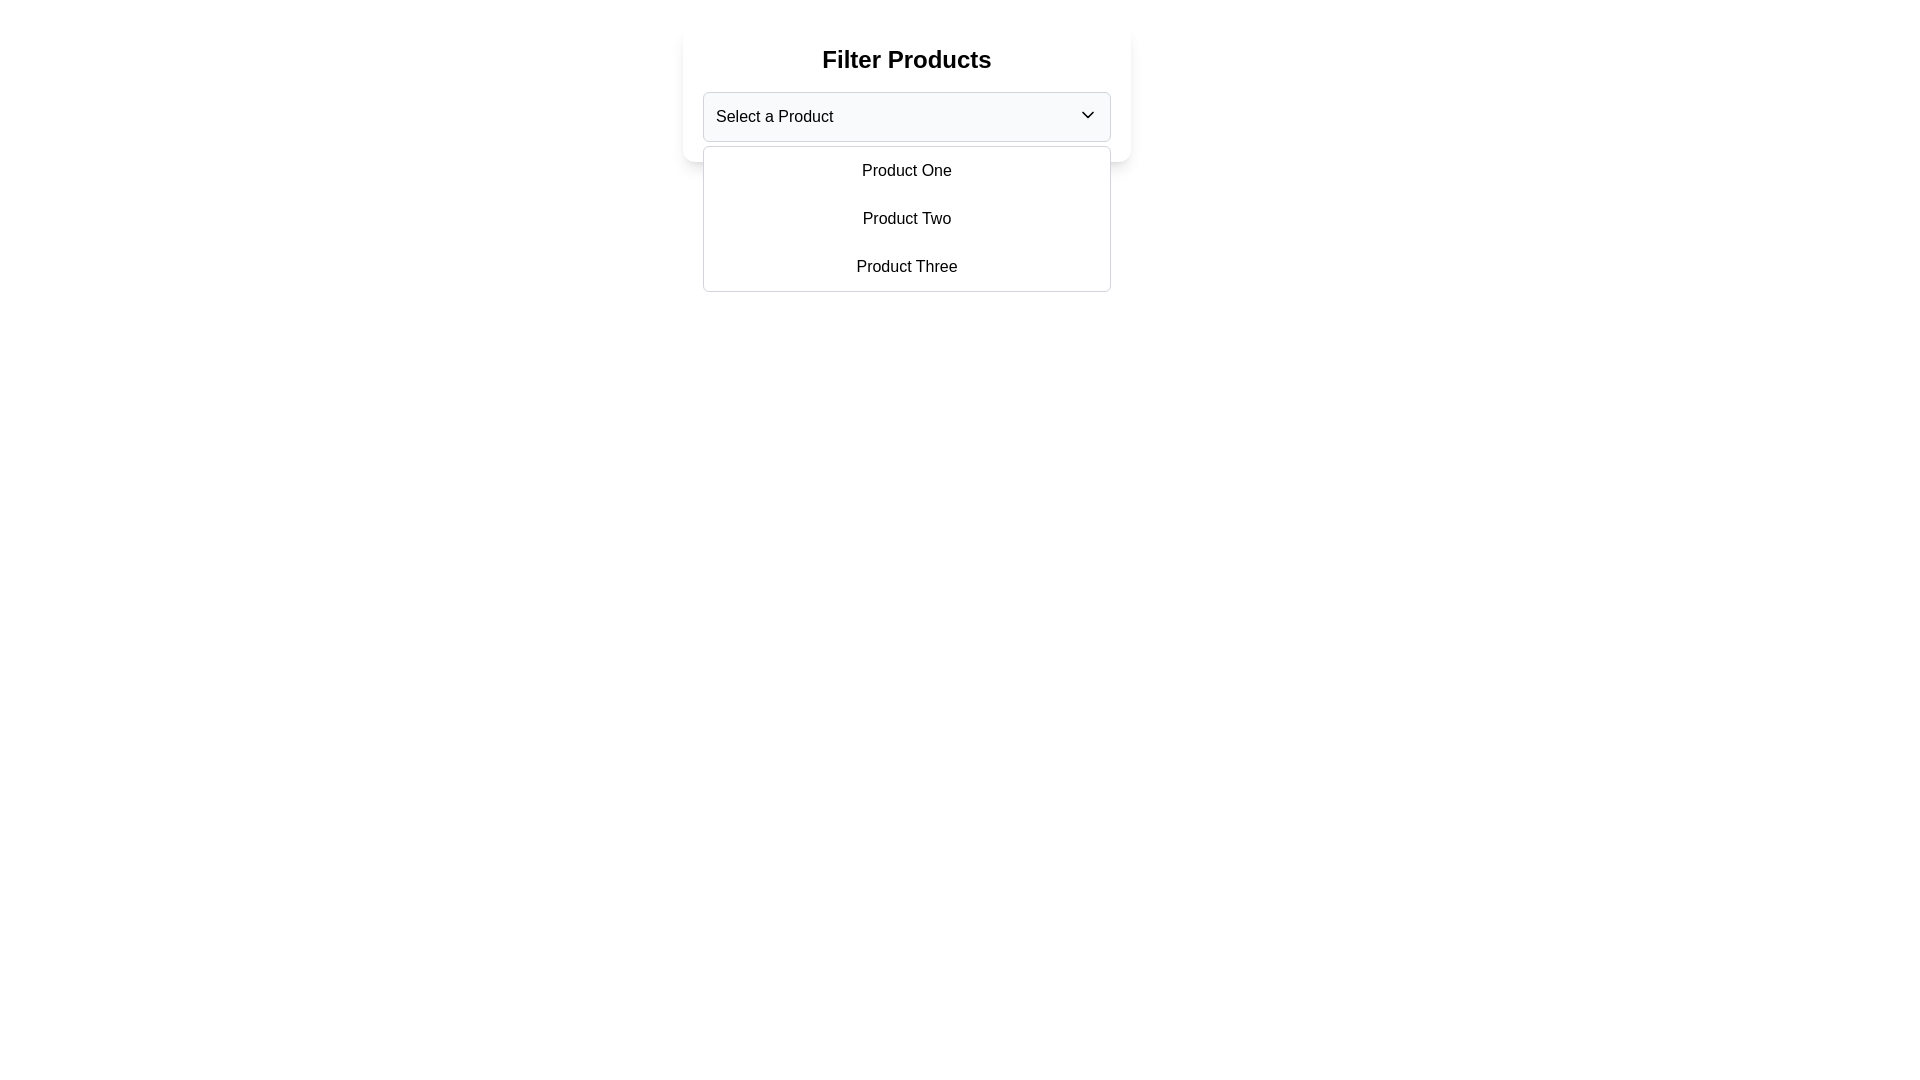 Image resolution: width=1920 pixels, height=1080 pixels. Describe the element at coordinates (906, 265) in the screenshot. I see `the 'Product Three' button in the dropdown menu` at that location.